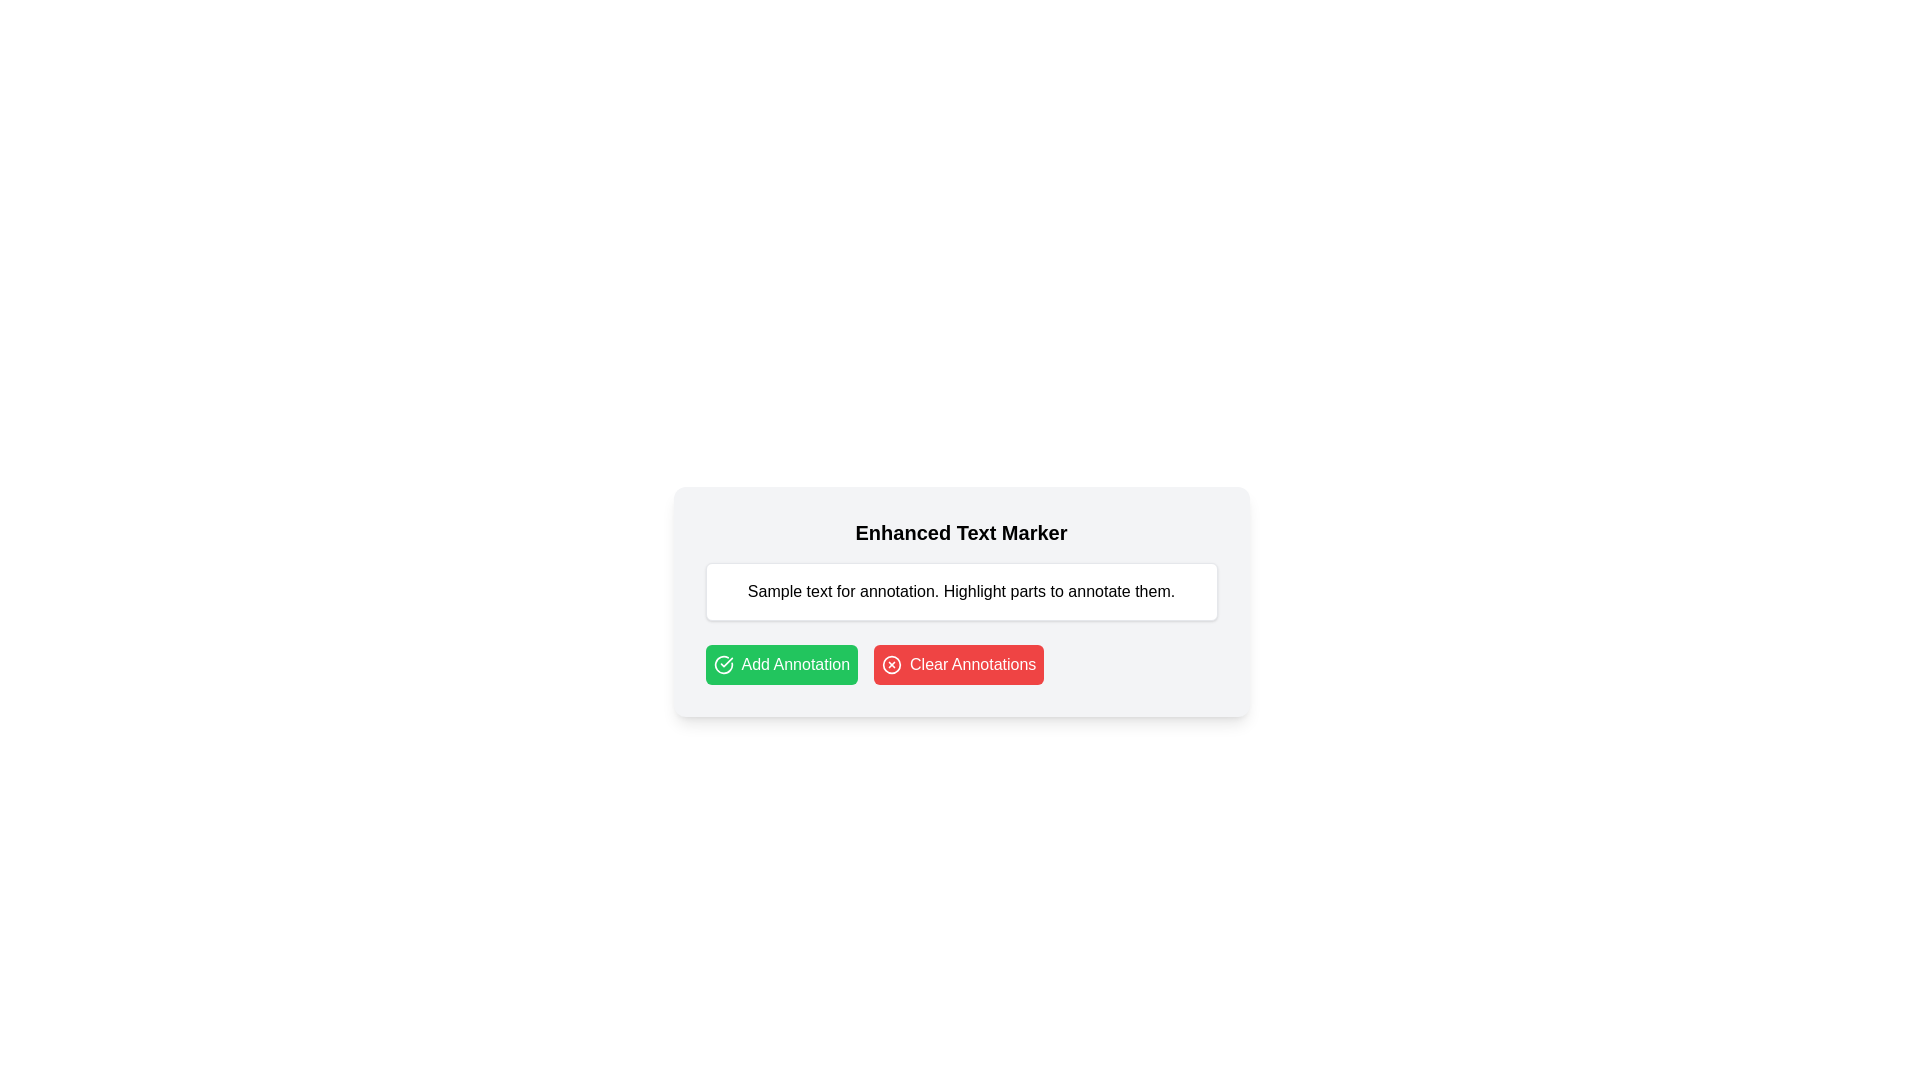  What do you see at coordinates (1126, 590) in the screenshot?
I see `the last 'e' in the word 'annotate' displayed in the center of the interface below the title 'Enhanced Text Marker.'` at bounding box center [1126, 590].